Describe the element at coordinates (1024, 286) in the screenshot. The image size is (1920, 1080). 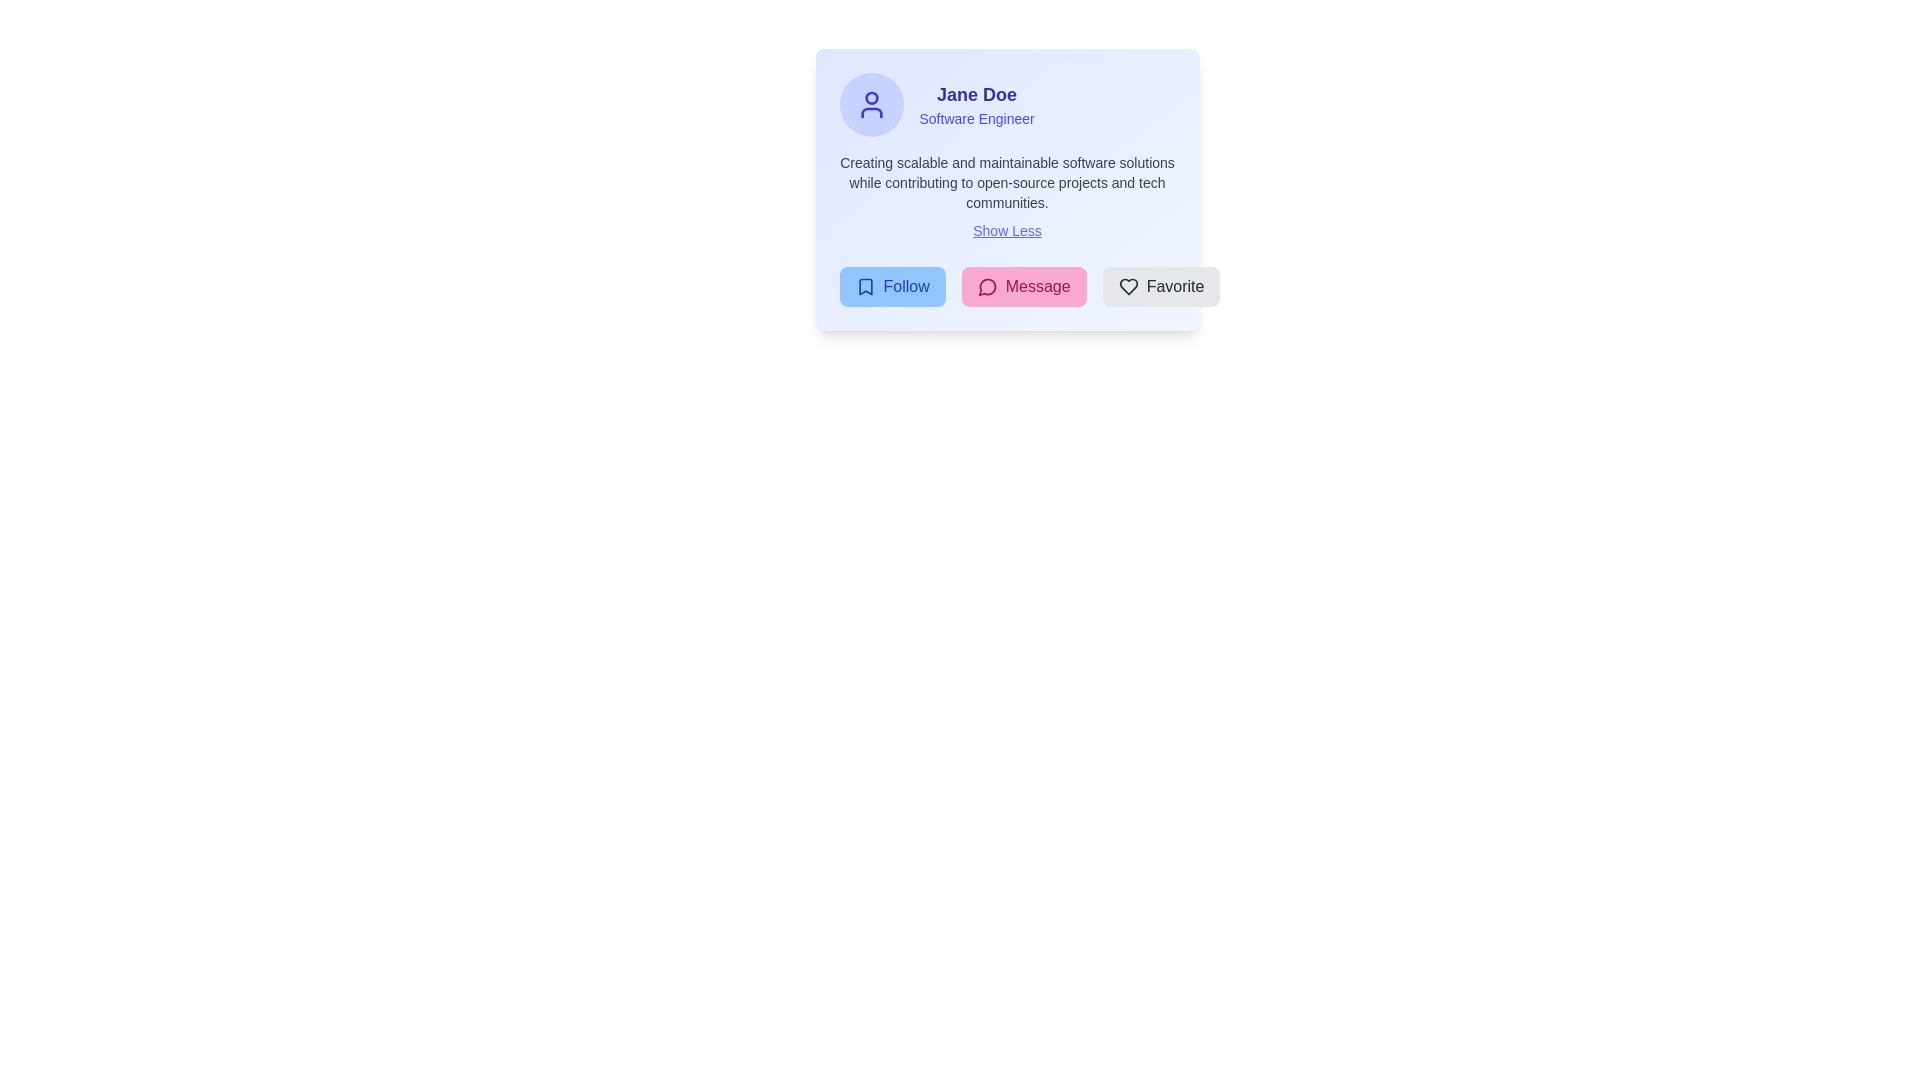
I see `the pink rectangular 'Message' button with rounded corners` at that location.